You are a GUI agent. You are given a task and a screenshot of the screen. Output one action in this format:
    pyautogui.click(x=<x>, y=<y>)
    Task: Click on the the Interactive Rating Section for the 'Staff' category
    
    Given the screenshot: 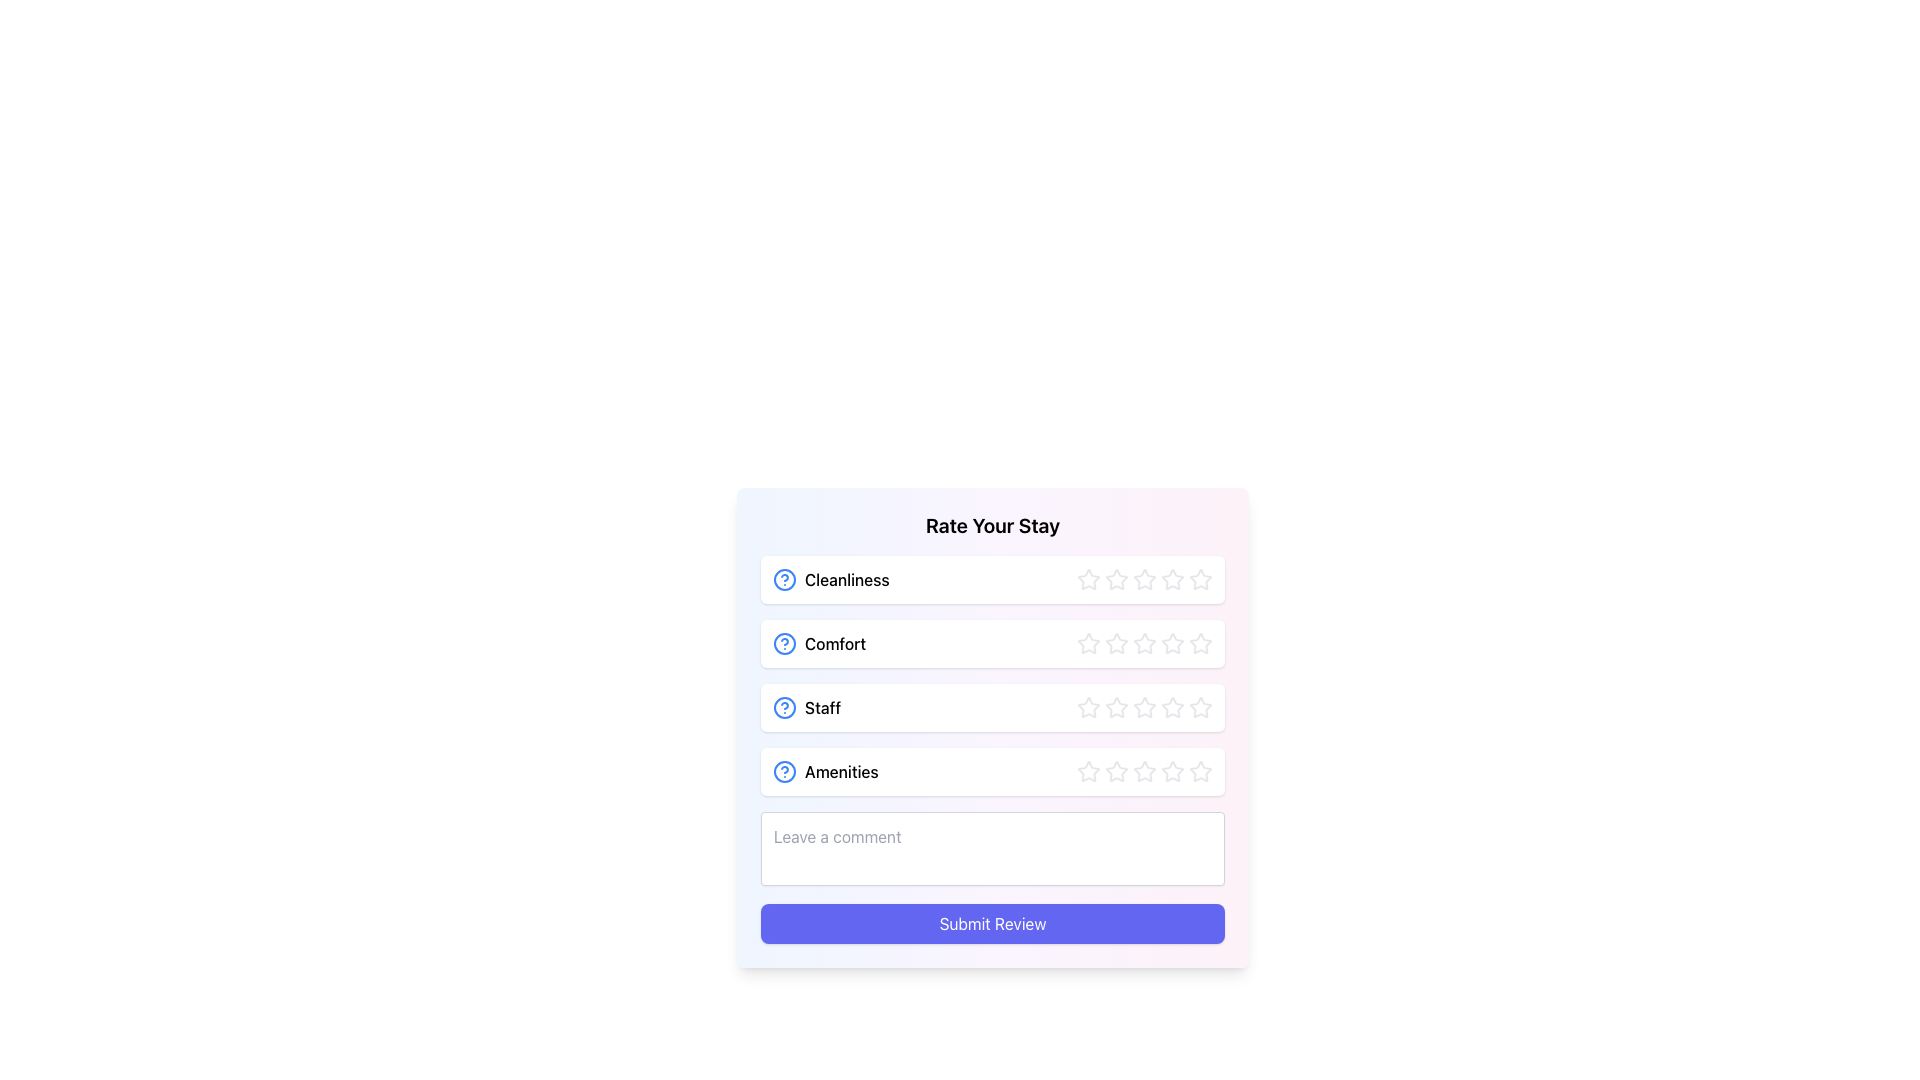 What is the action you would take?
    pyautogui.click(x=993, y=728)
    